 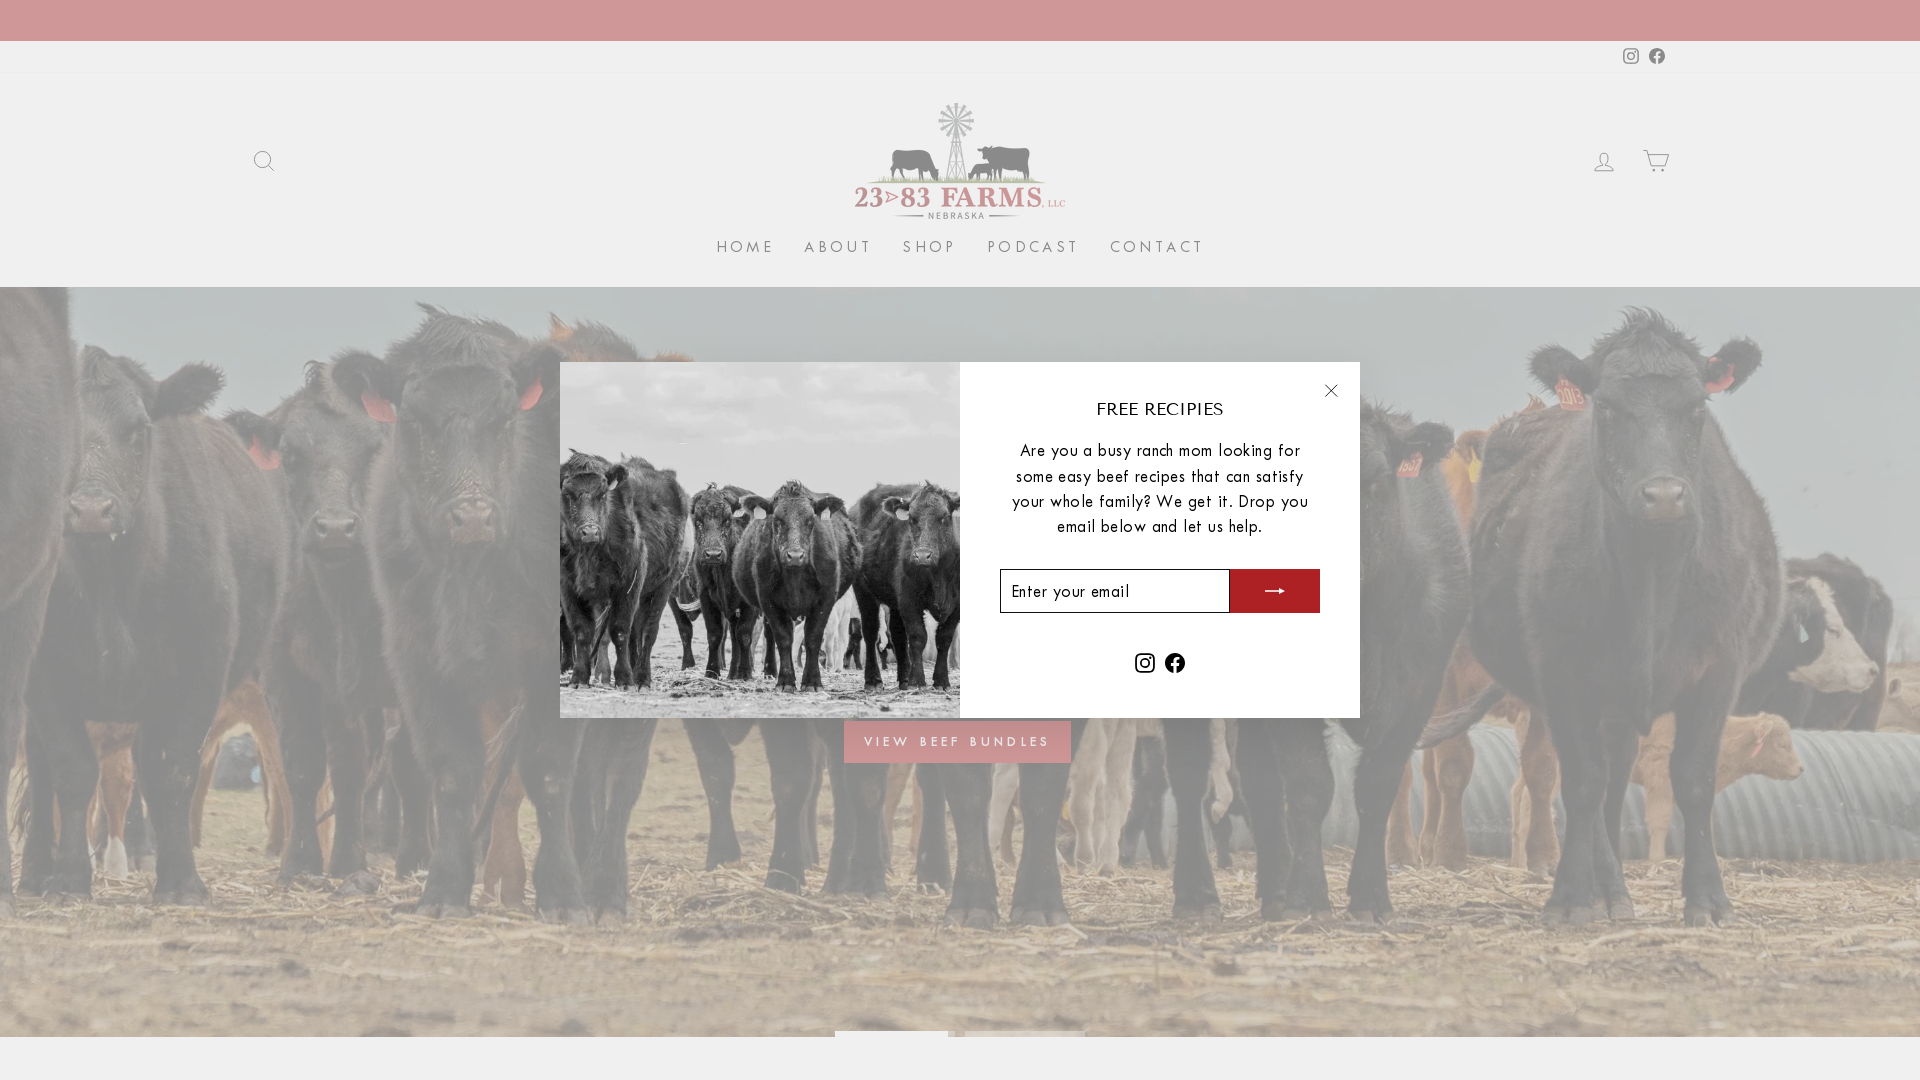 I want to click on '"Close (esc)"', so click(x=1330, y=390).